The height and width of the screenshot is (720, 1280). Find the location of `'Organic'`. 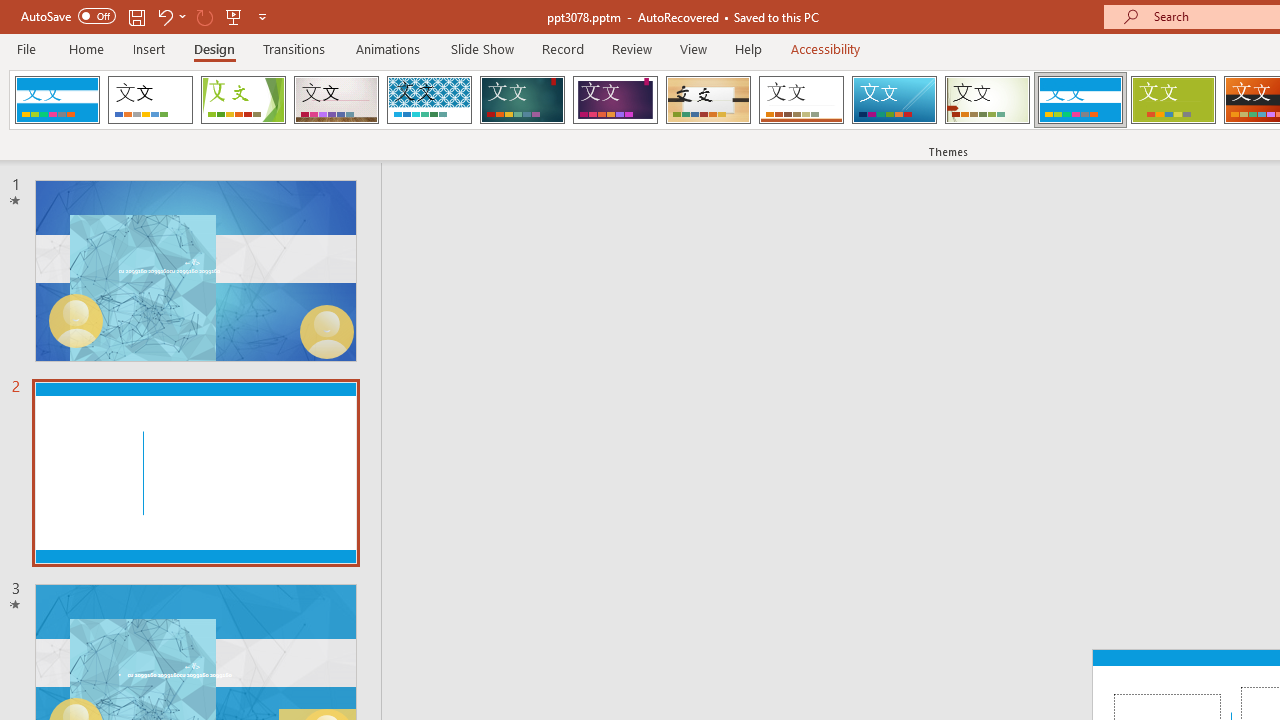

'Organic' is located at coordinates (708, 100).